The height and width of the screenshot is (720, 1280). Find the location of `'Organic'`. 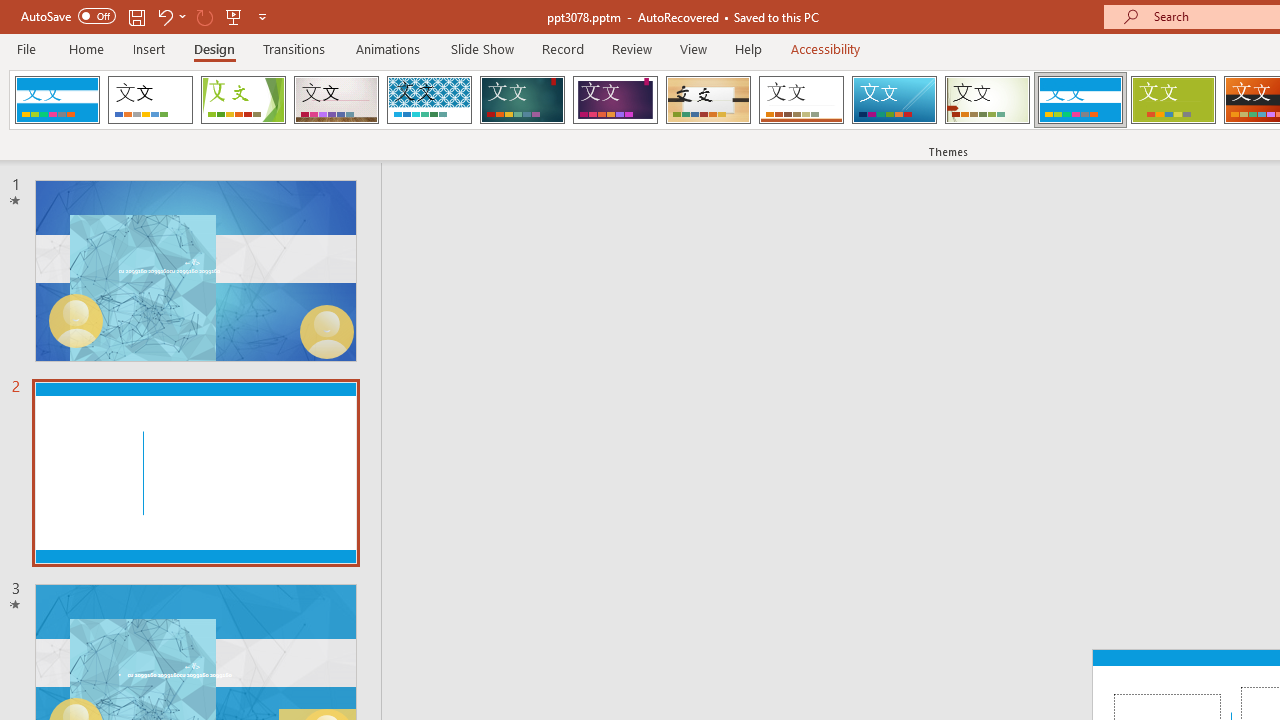

'Organic' is located at coordinates (708, 100).